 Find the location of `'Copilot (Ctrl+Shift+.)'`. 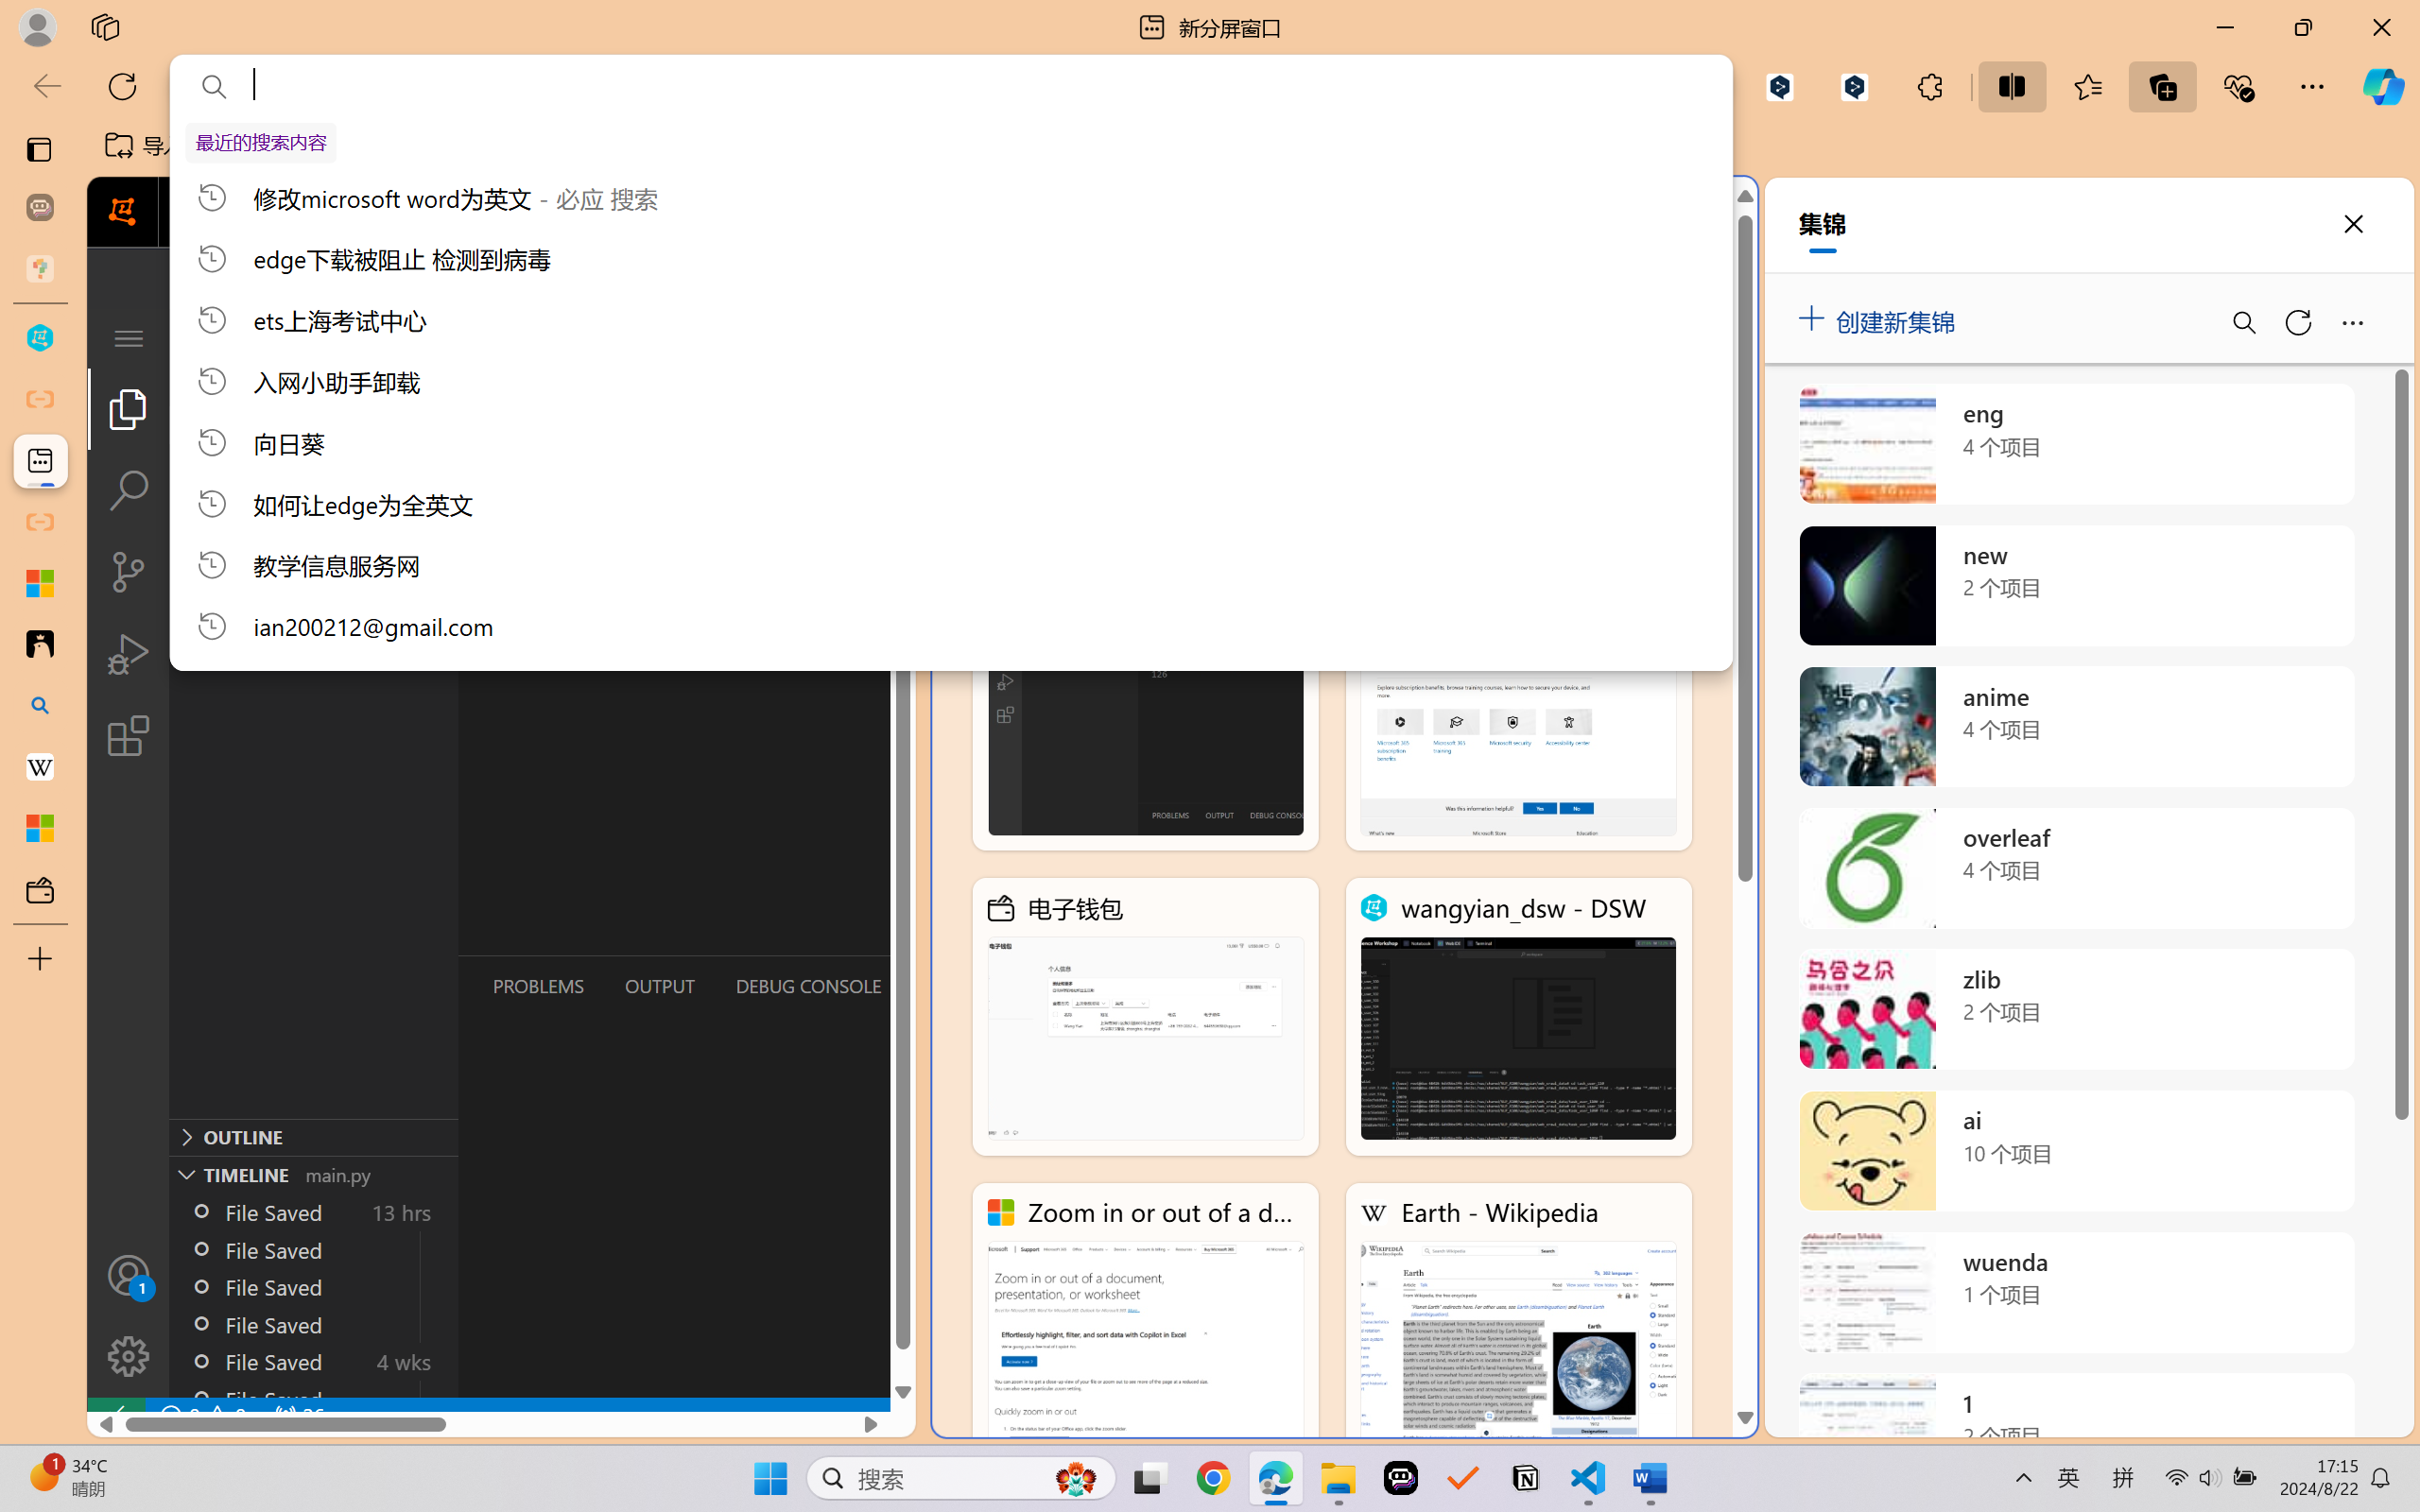

'Copilot (Ctrl+Shift+.)' is located at coordinates (2383, 86).